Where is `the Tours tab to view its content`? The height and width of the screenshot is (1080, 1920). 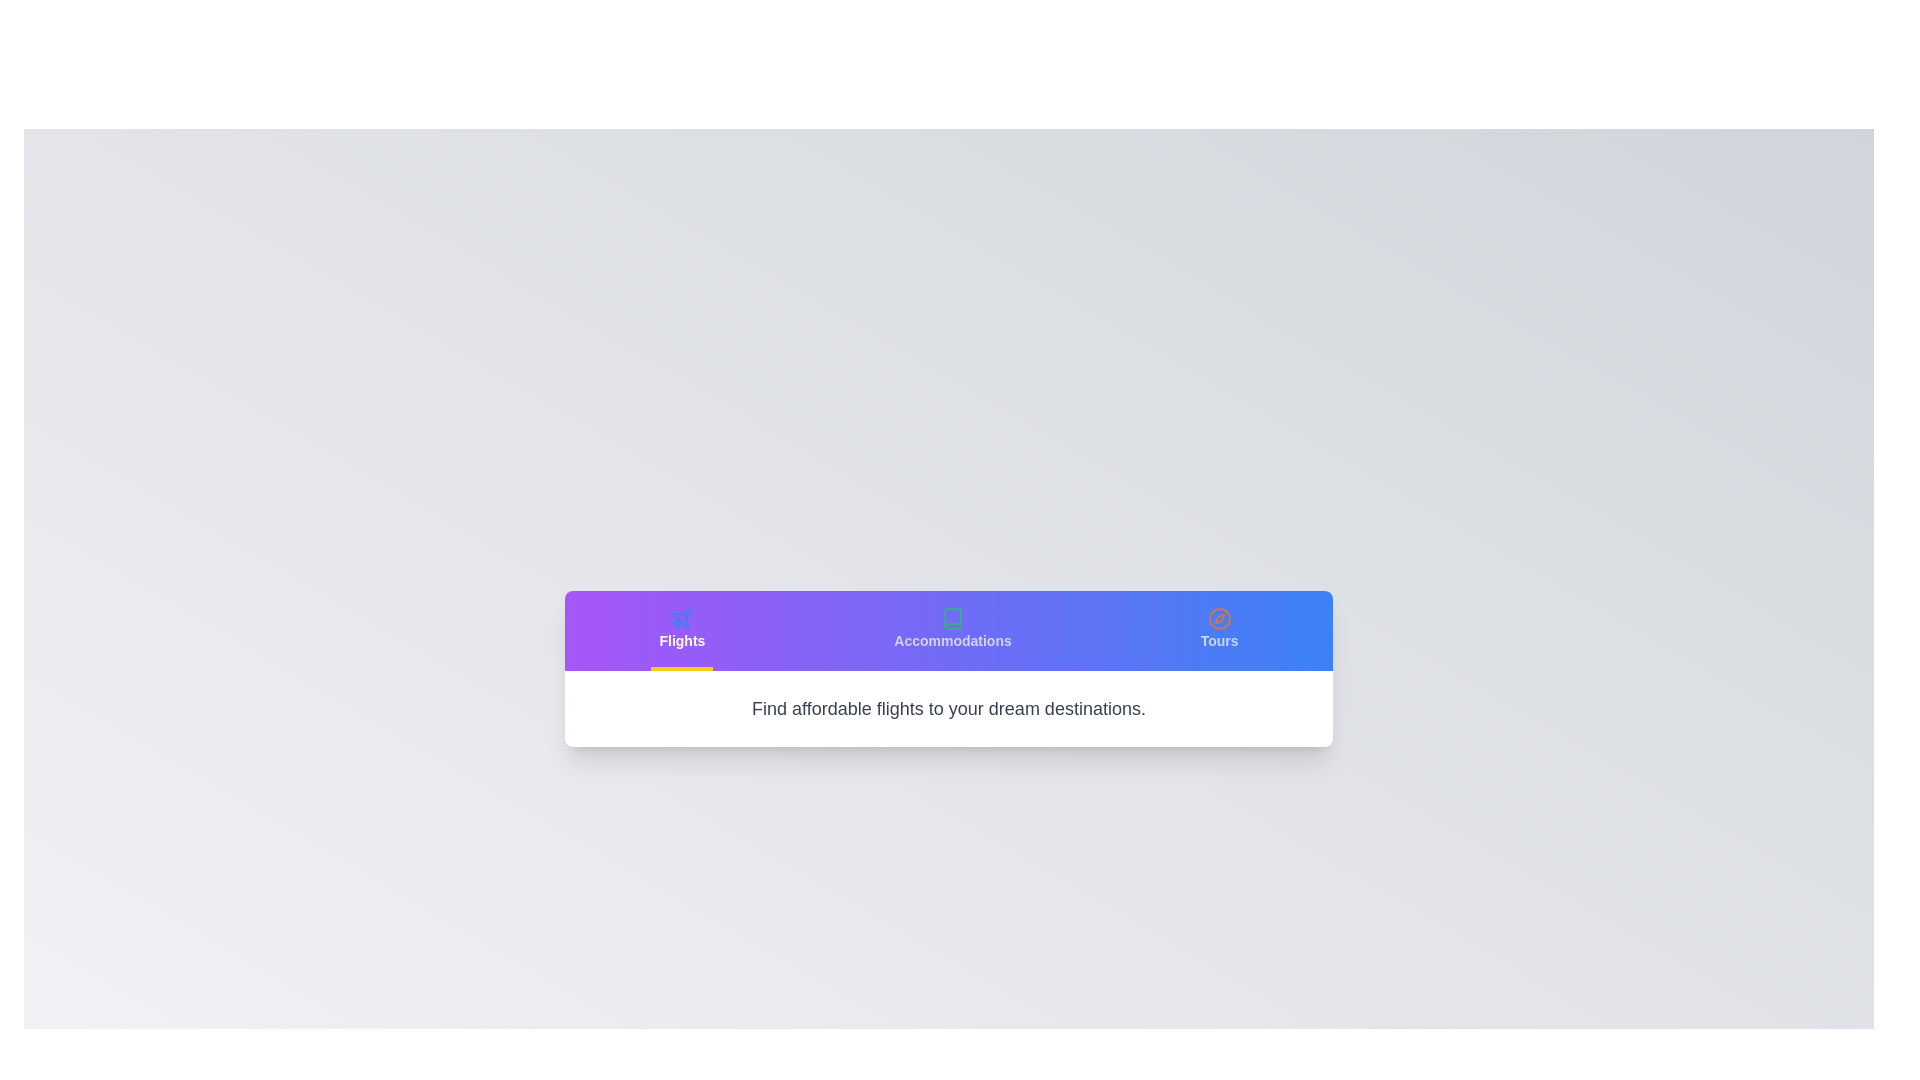
the Tours tab to view its content is located at coordinates (1218, 631).